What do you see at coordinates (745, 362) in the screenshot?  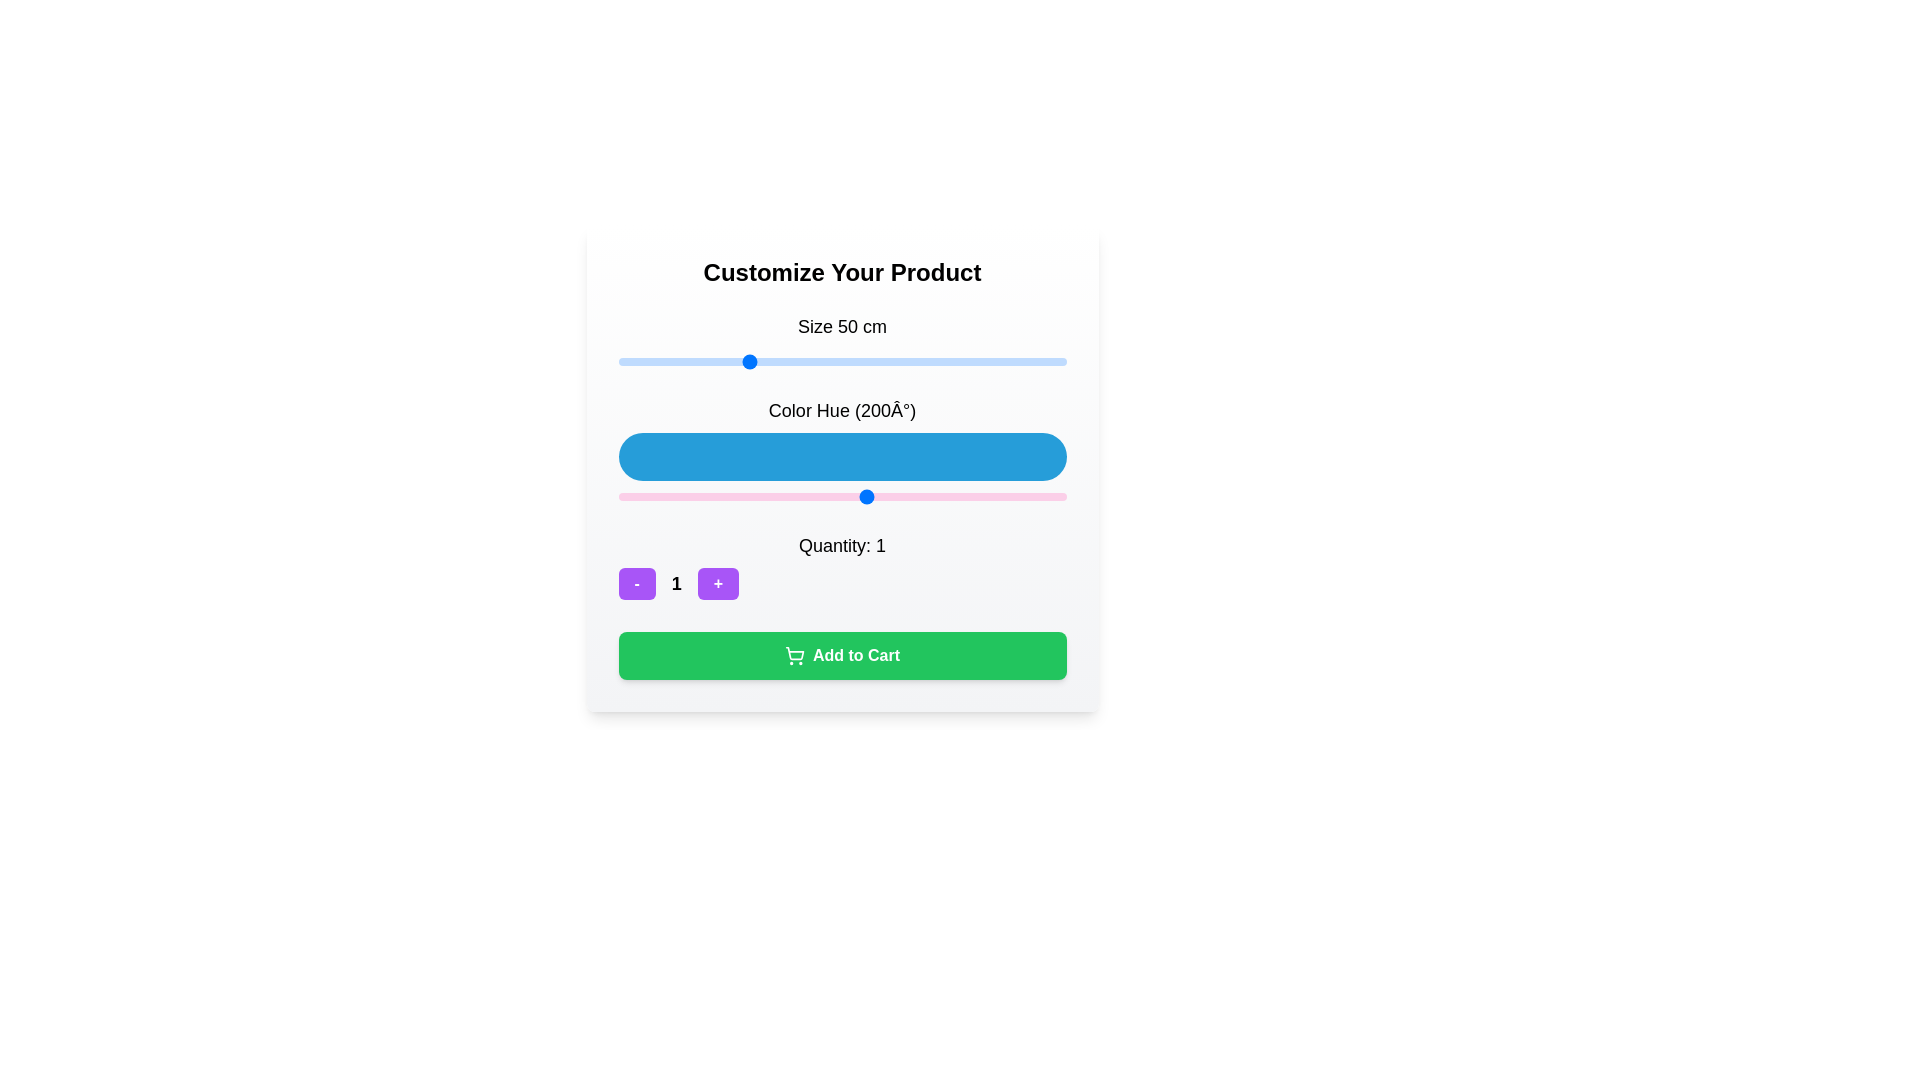 I see `the size` at bounding box center [745, 362].